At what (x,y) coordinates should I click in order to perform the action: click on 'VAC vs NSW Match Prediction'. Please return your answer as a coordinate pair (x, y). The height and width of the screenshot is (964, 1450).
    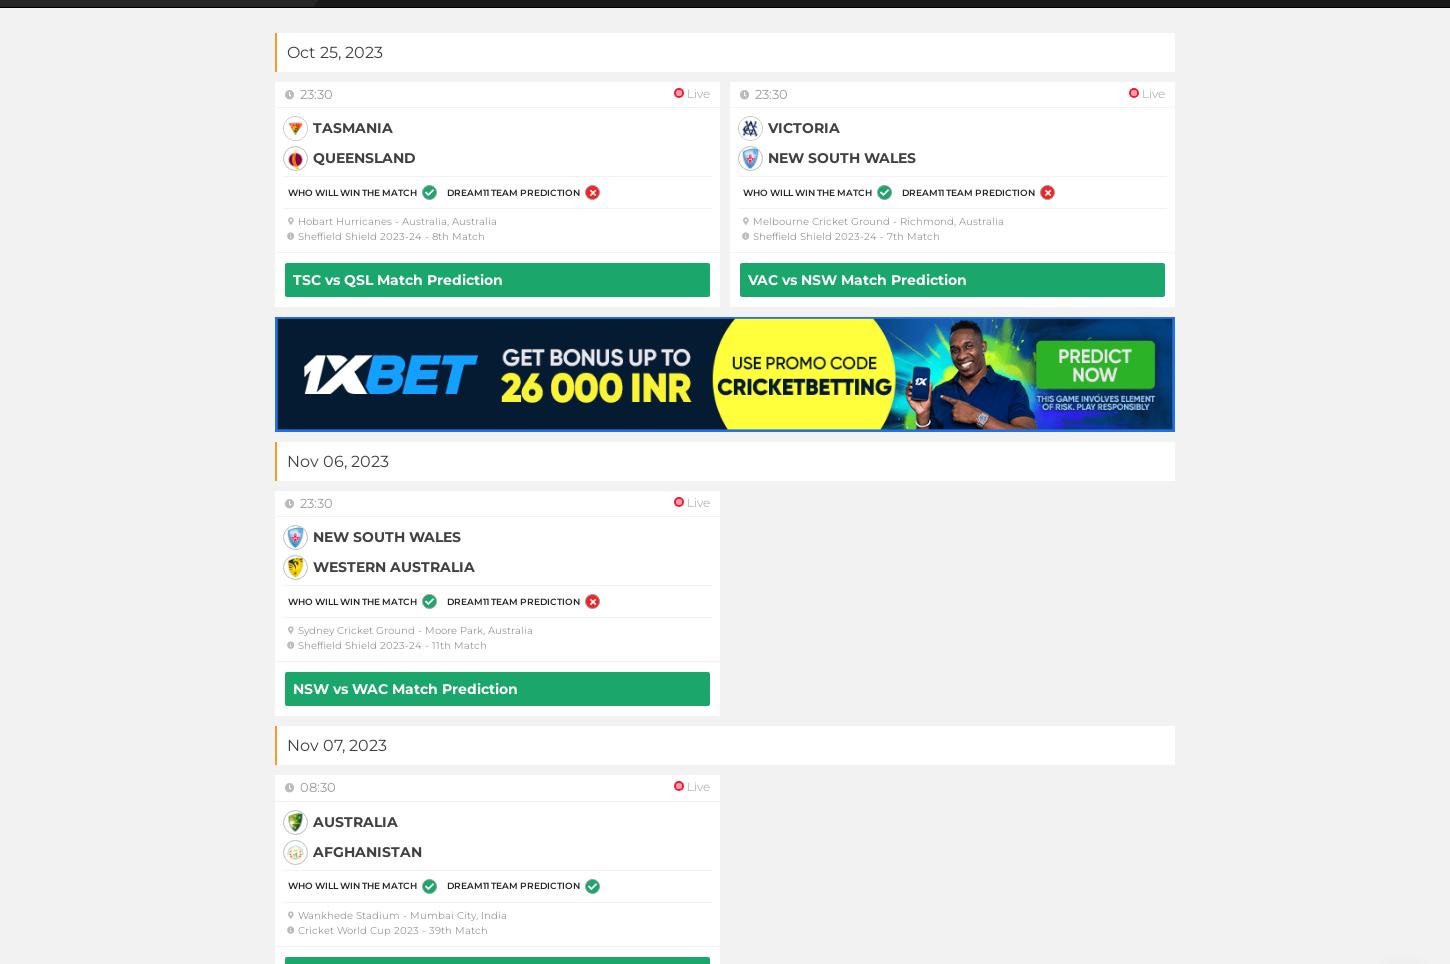
    Looking at the image, I should click on (856, 279).